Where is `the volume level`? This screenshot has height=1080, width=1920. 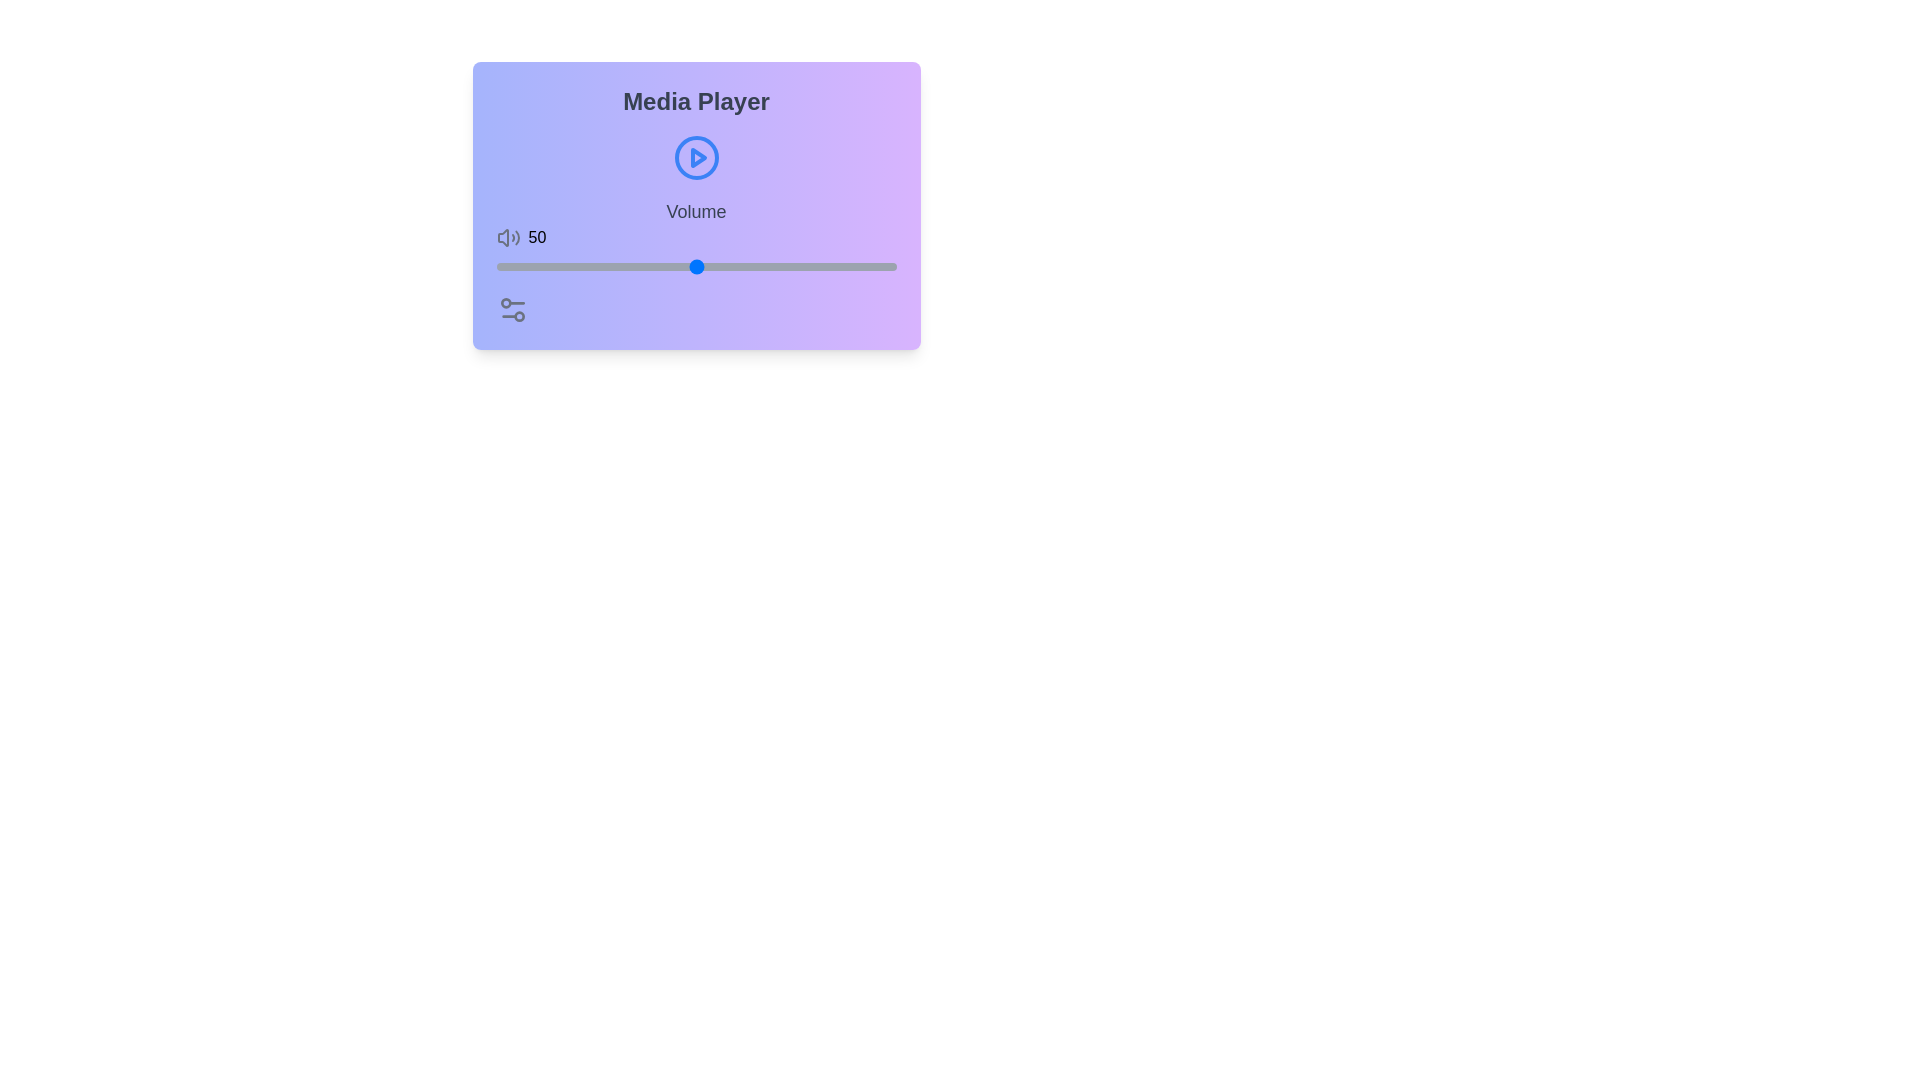 the volume level is located at coordinates (860, 265).